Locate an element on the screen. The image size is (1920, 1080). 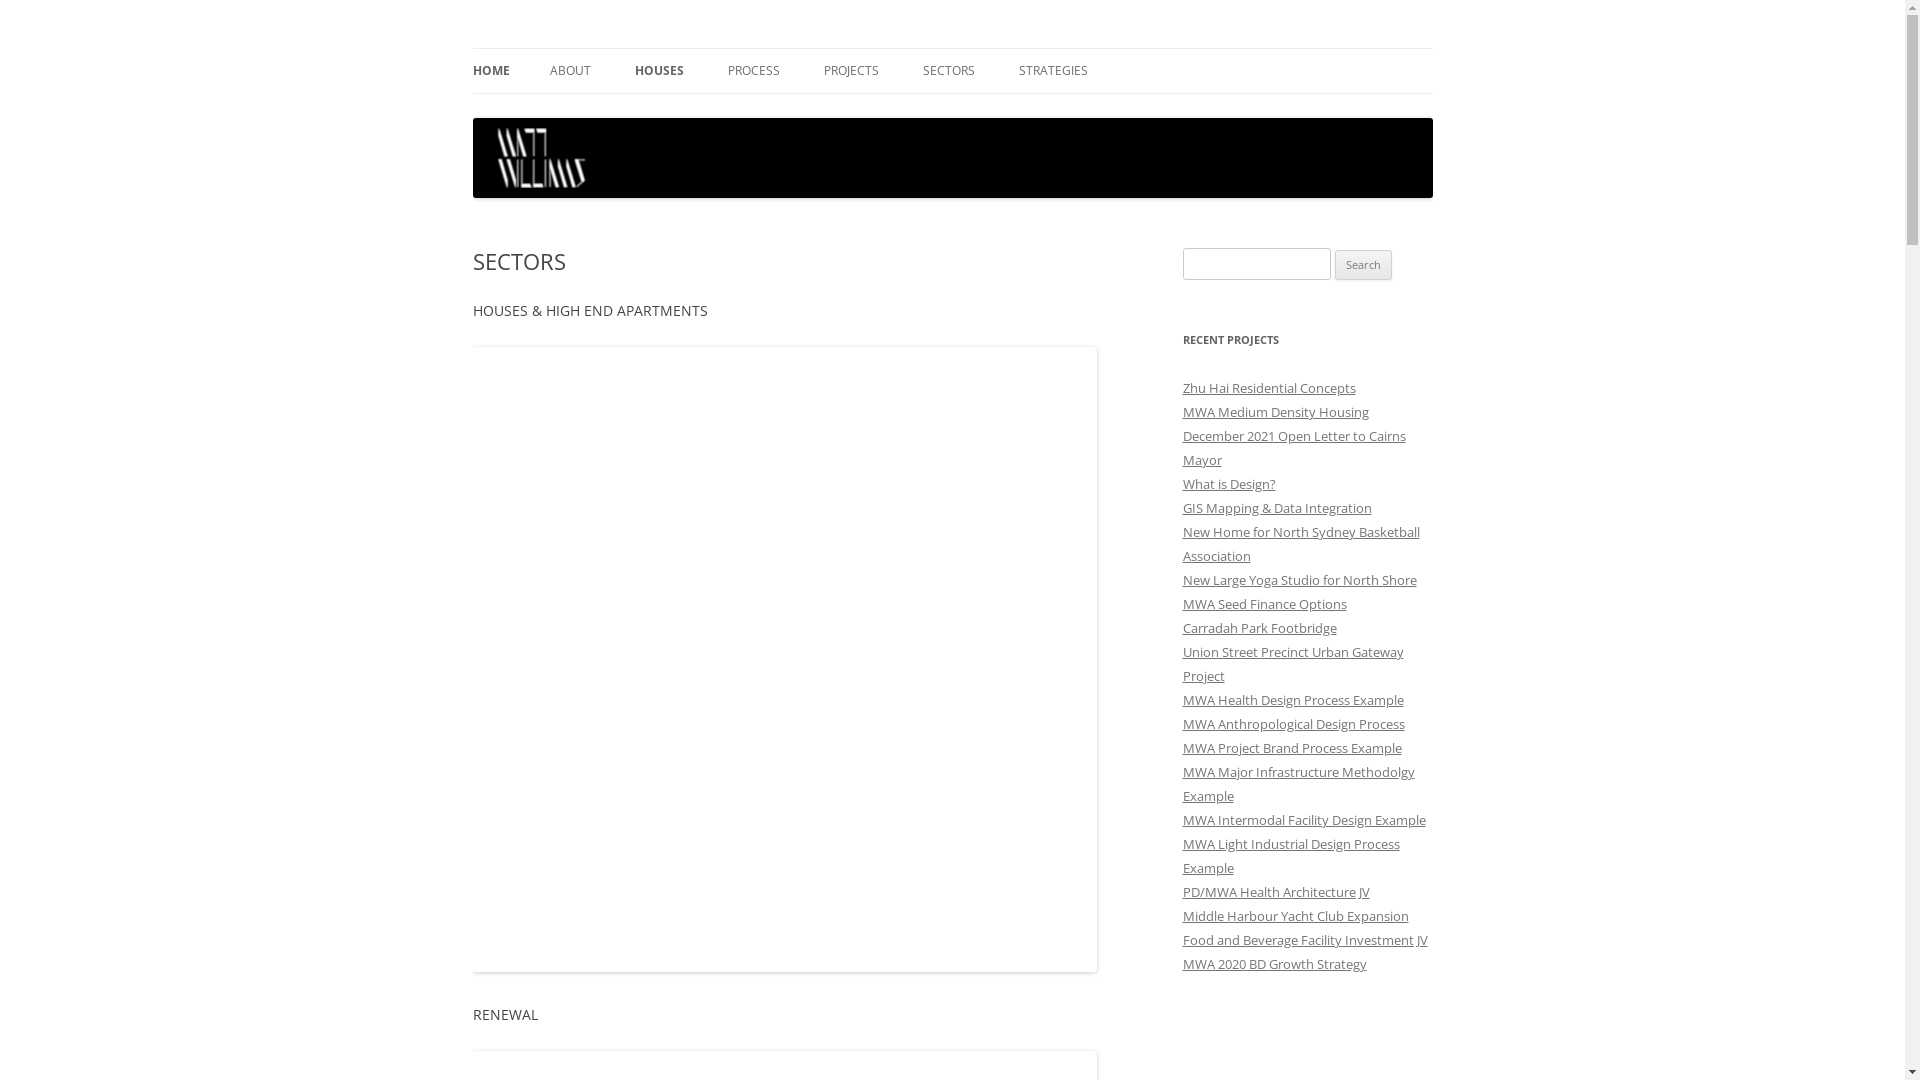
'MWA Health Design Process Example' is located at coordinates (1292, 698).